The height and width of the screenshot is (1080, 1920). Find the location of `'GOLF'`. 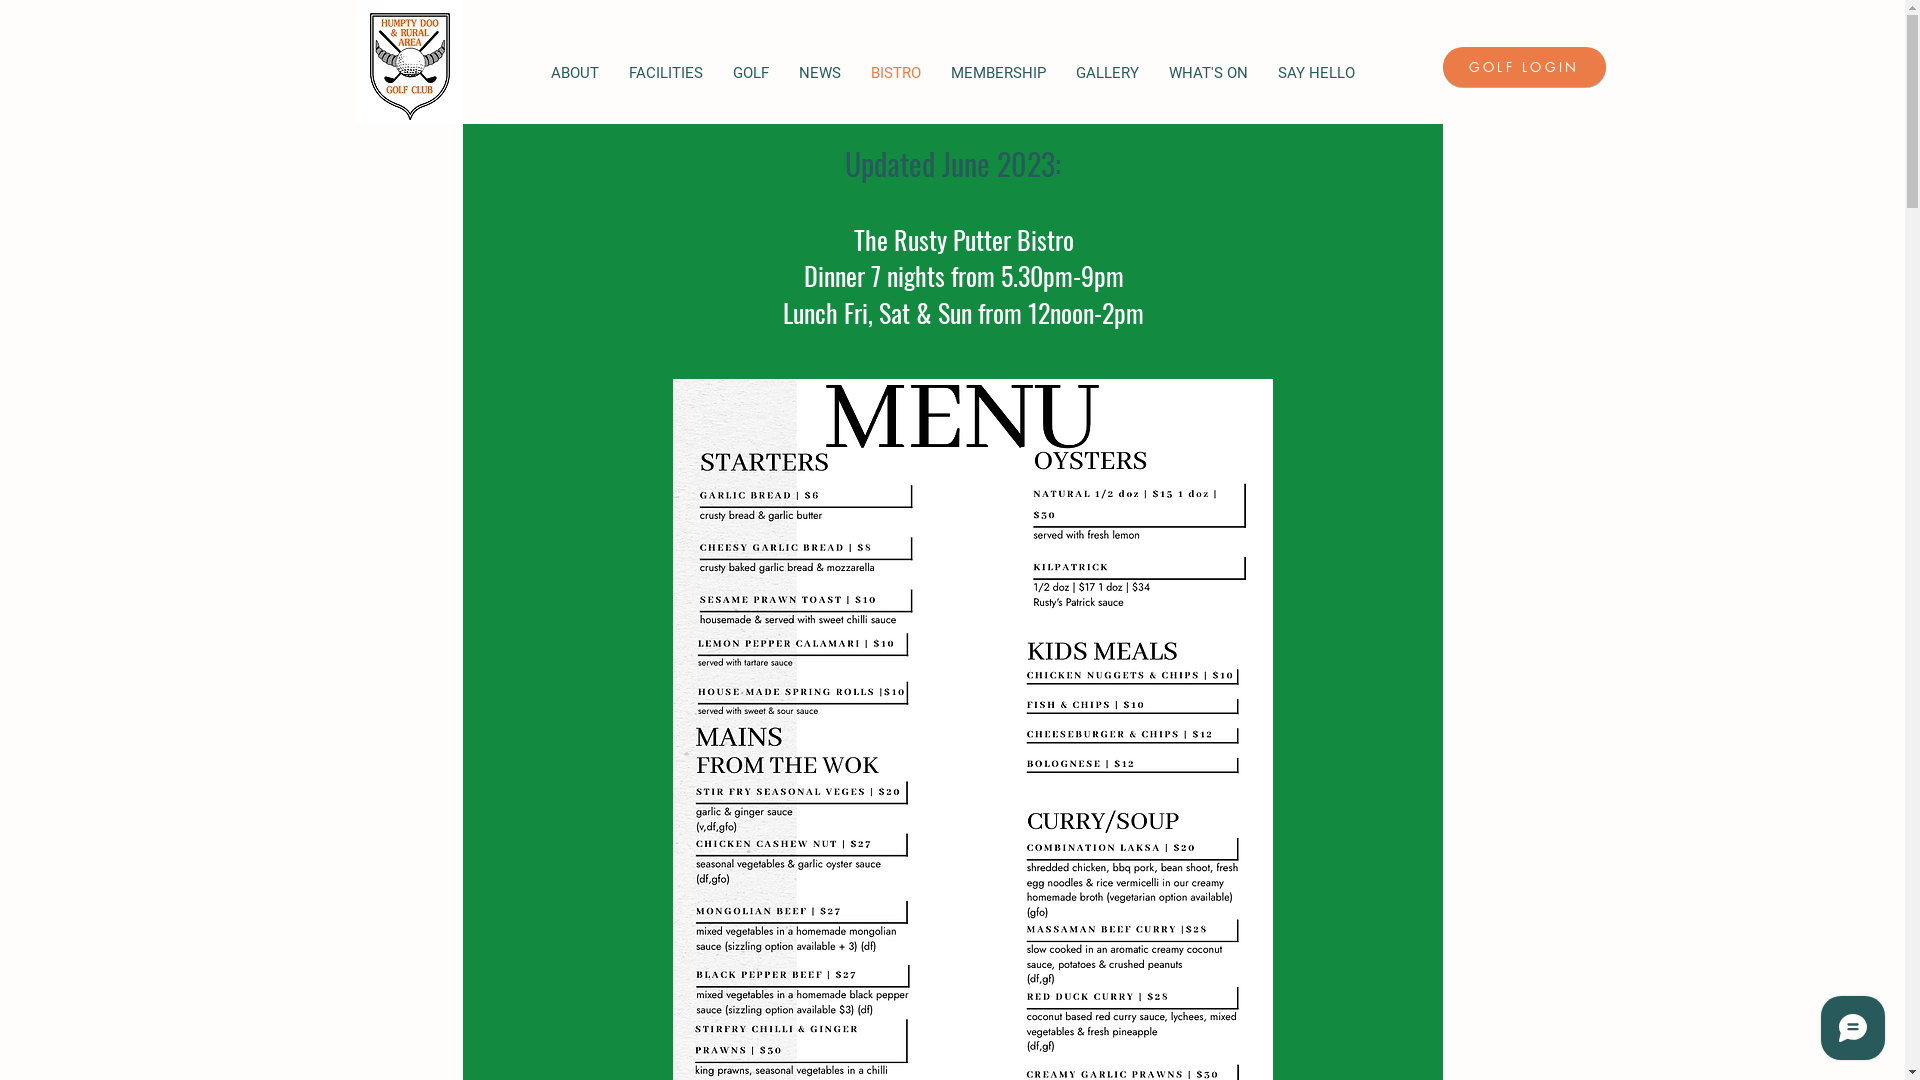

'GOLF' is located at coordinates (718, 72).